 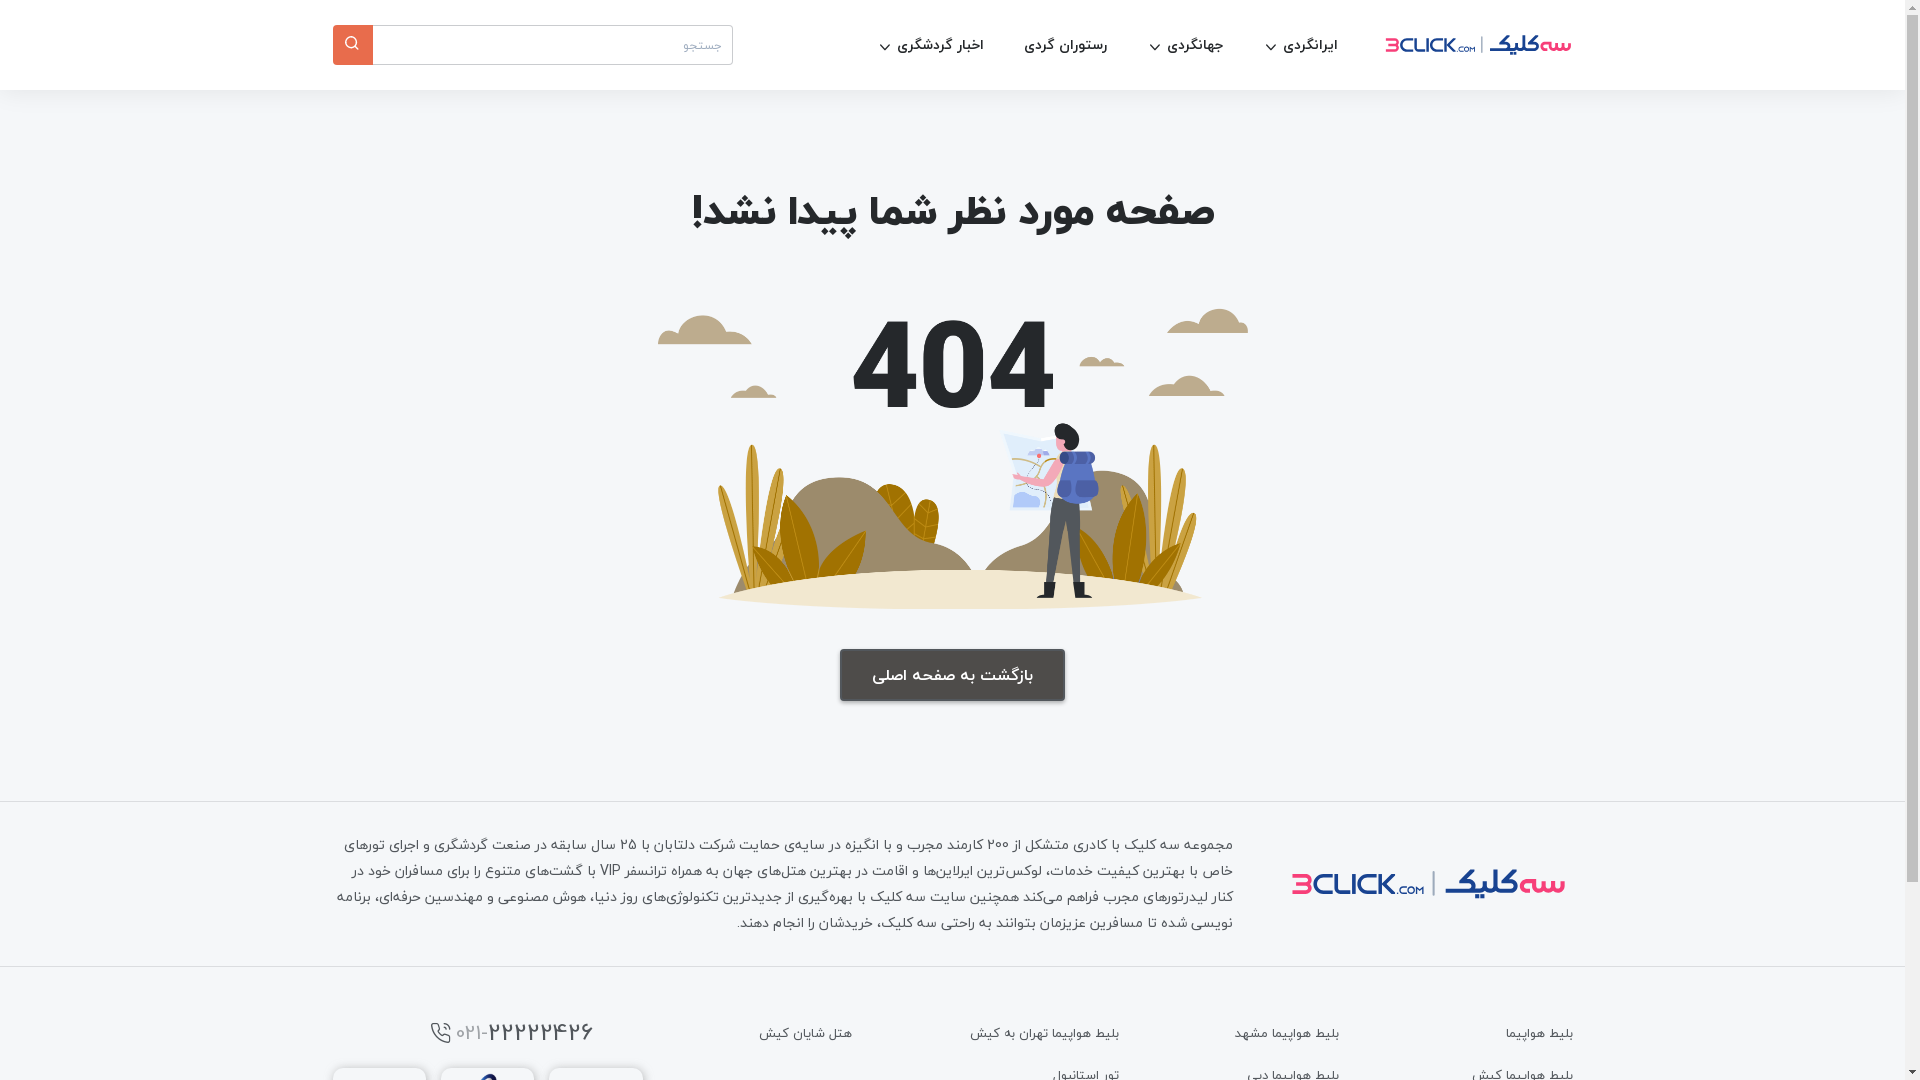 I want to click on '-021, so click(x=502, y=1033).